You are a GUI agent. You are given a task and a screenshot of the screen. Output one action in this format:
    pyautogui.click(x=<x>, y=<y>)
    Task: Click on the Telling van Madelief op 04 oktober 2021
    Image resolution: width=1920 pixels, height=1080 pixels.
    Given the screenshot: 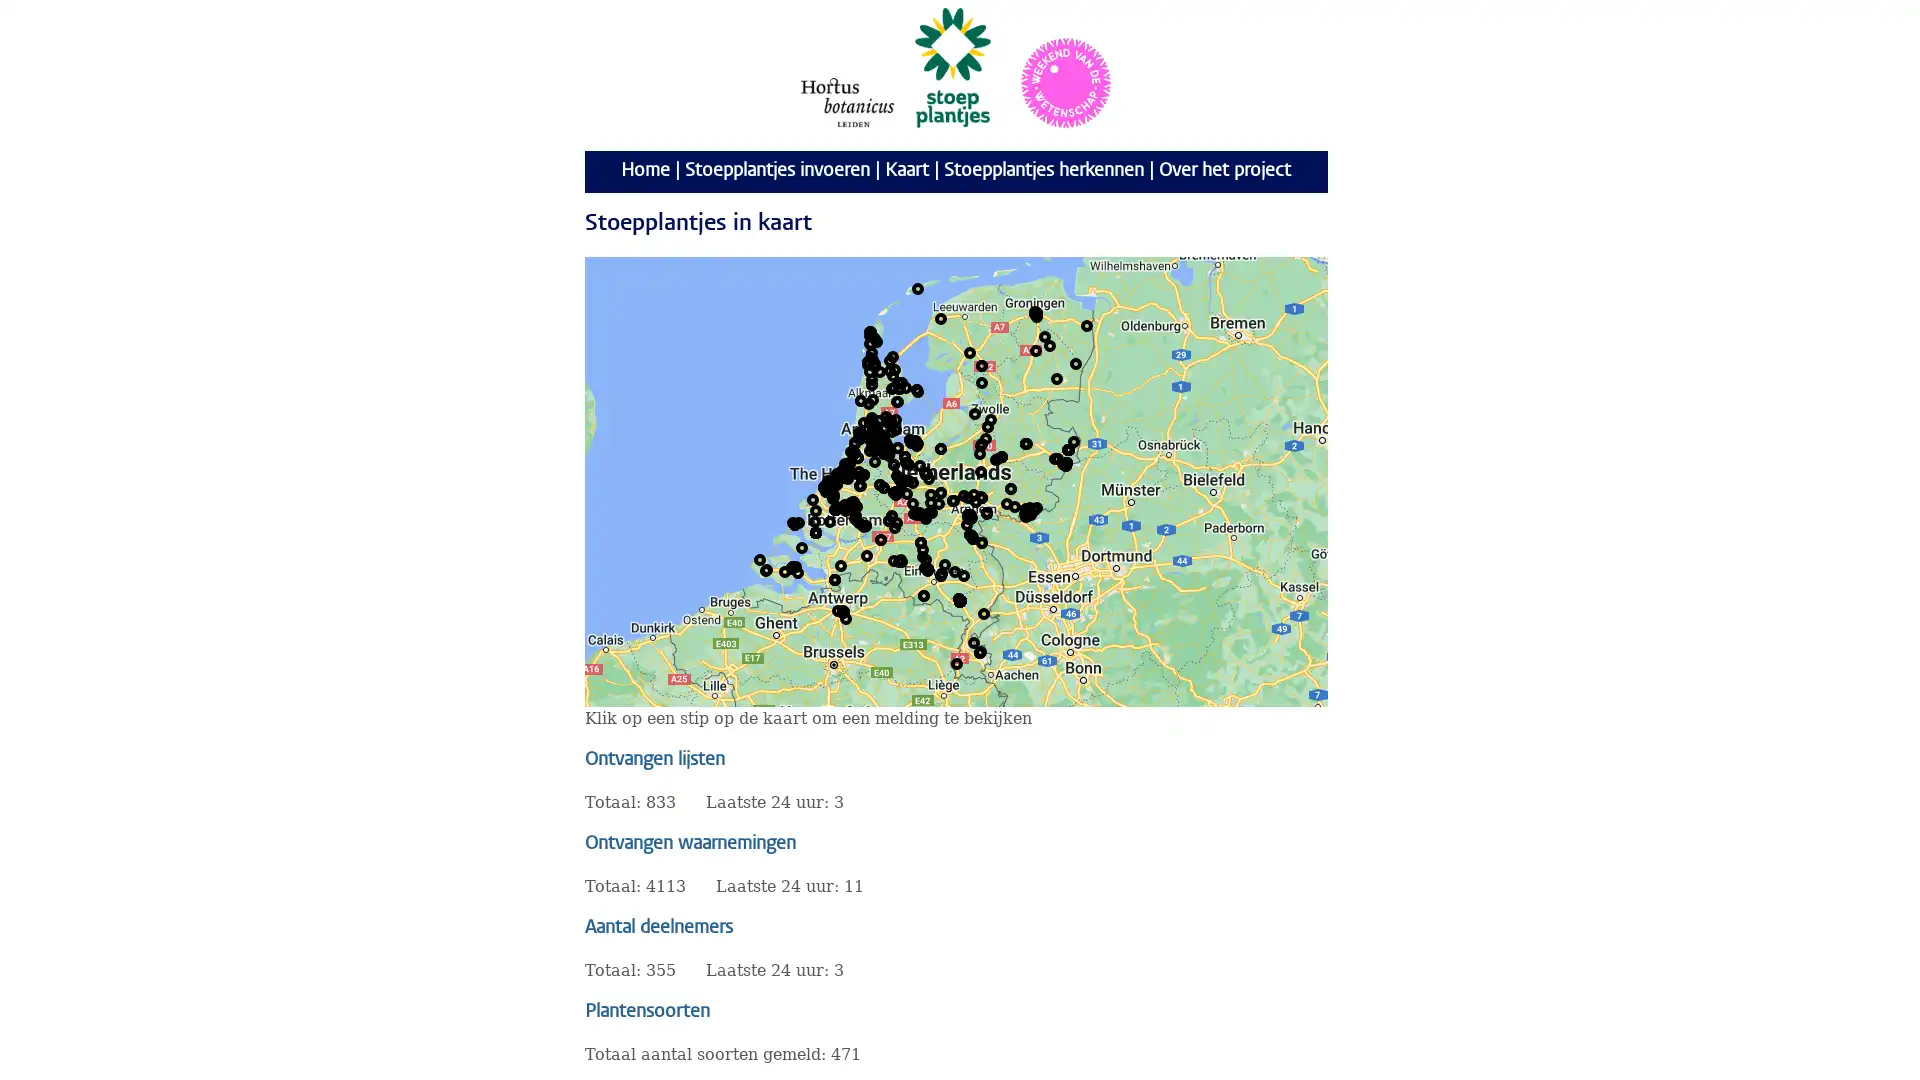 What is the action you would take?
    pyautogui.click(x=839, y=474)
    